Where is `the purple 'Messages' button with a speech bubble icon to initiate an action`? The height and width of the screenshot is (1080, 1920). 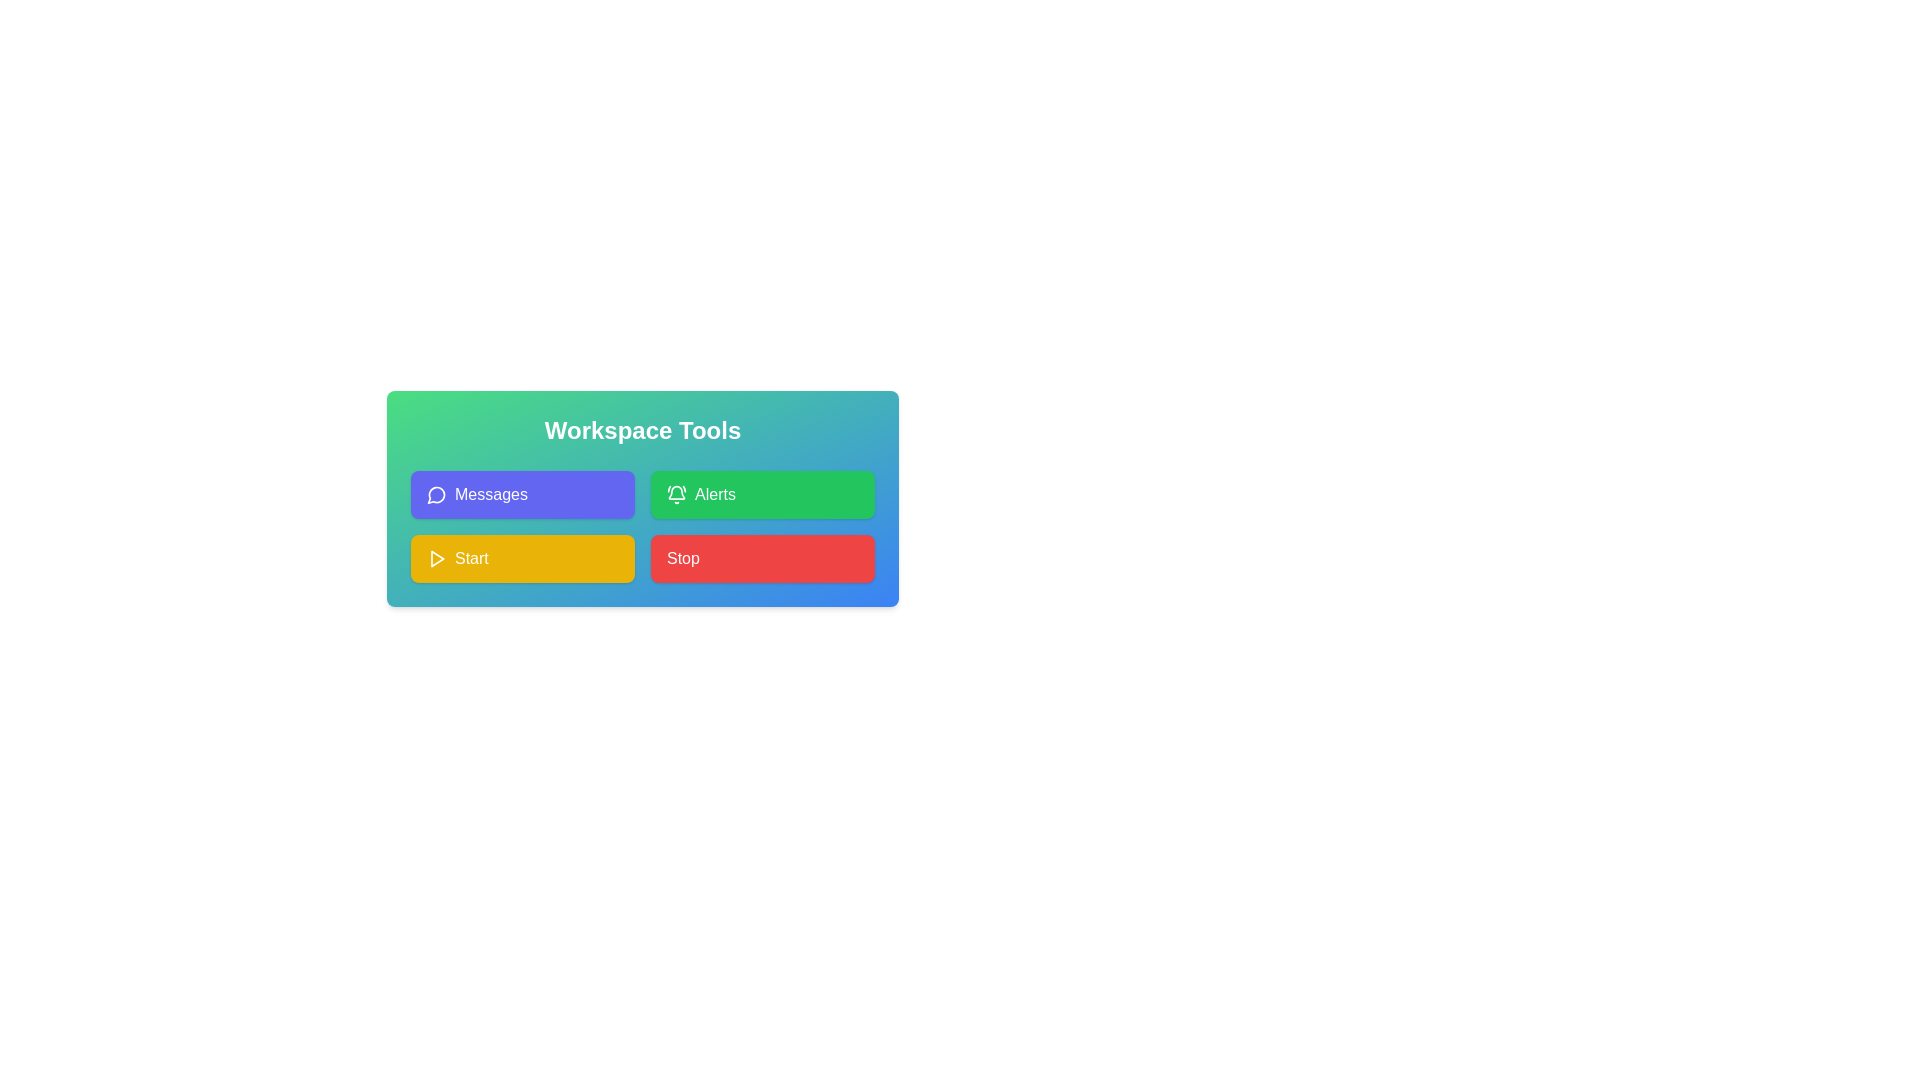 the purple 'Messages' button with a speech bubble icon to initiate an action is located at coordinates (523, 494).